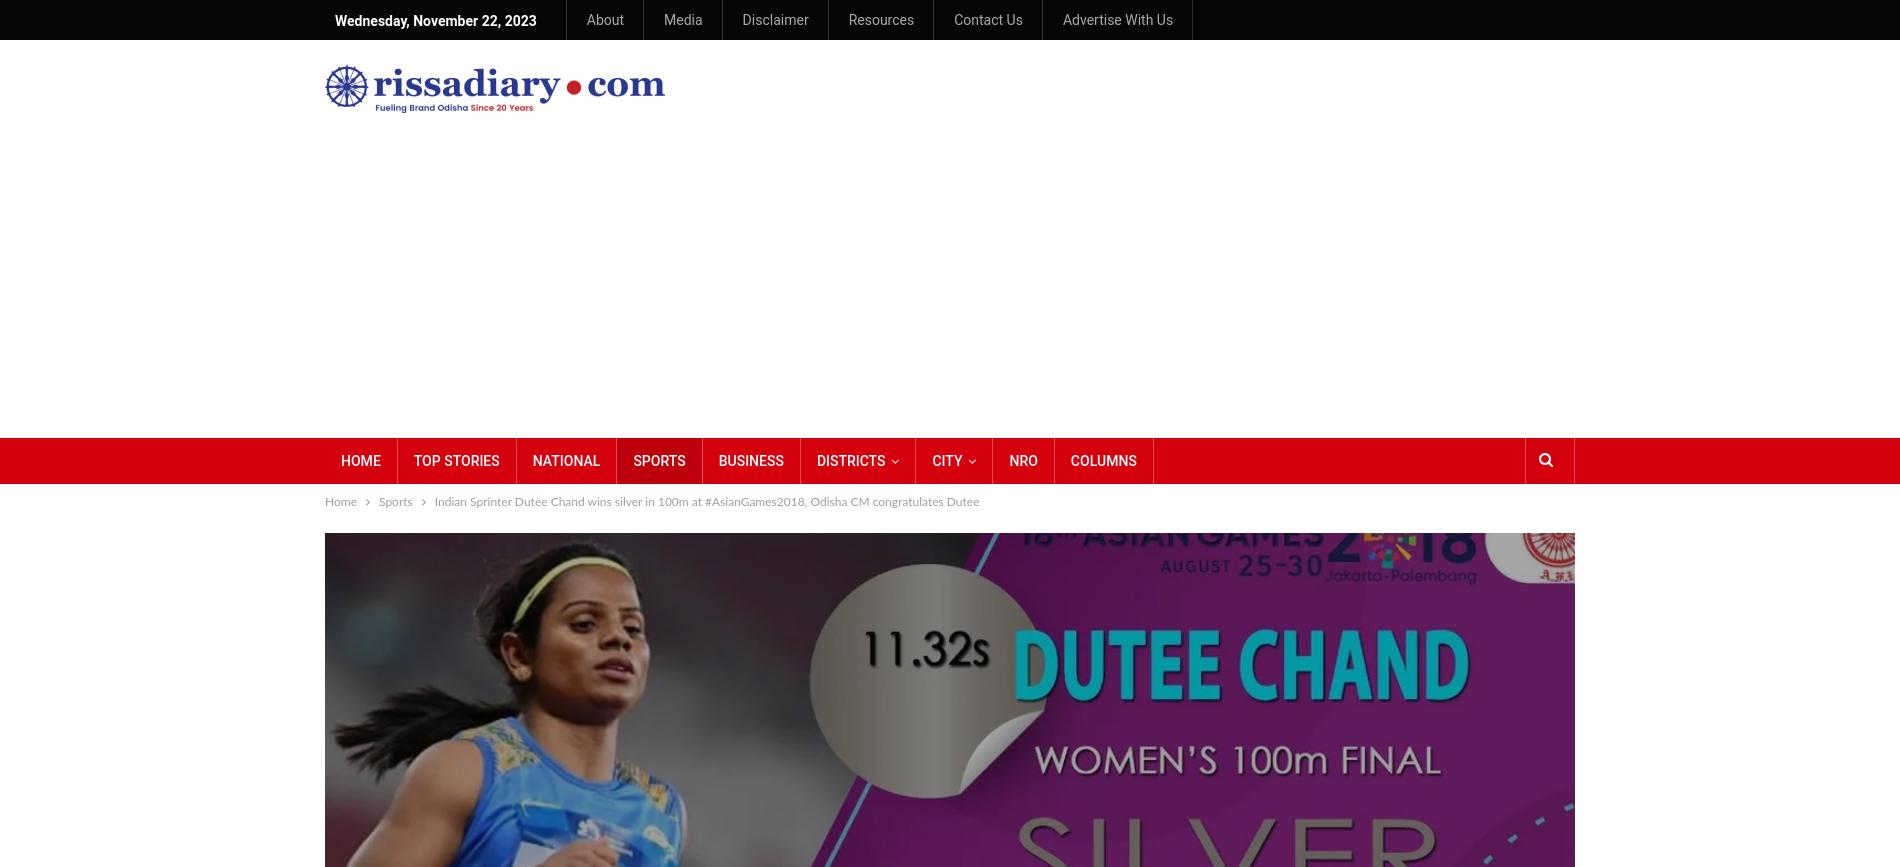 This screenshot has height=867, width=1900. I want to click on 'Search powered by Jetpack', so click(1607, 184).